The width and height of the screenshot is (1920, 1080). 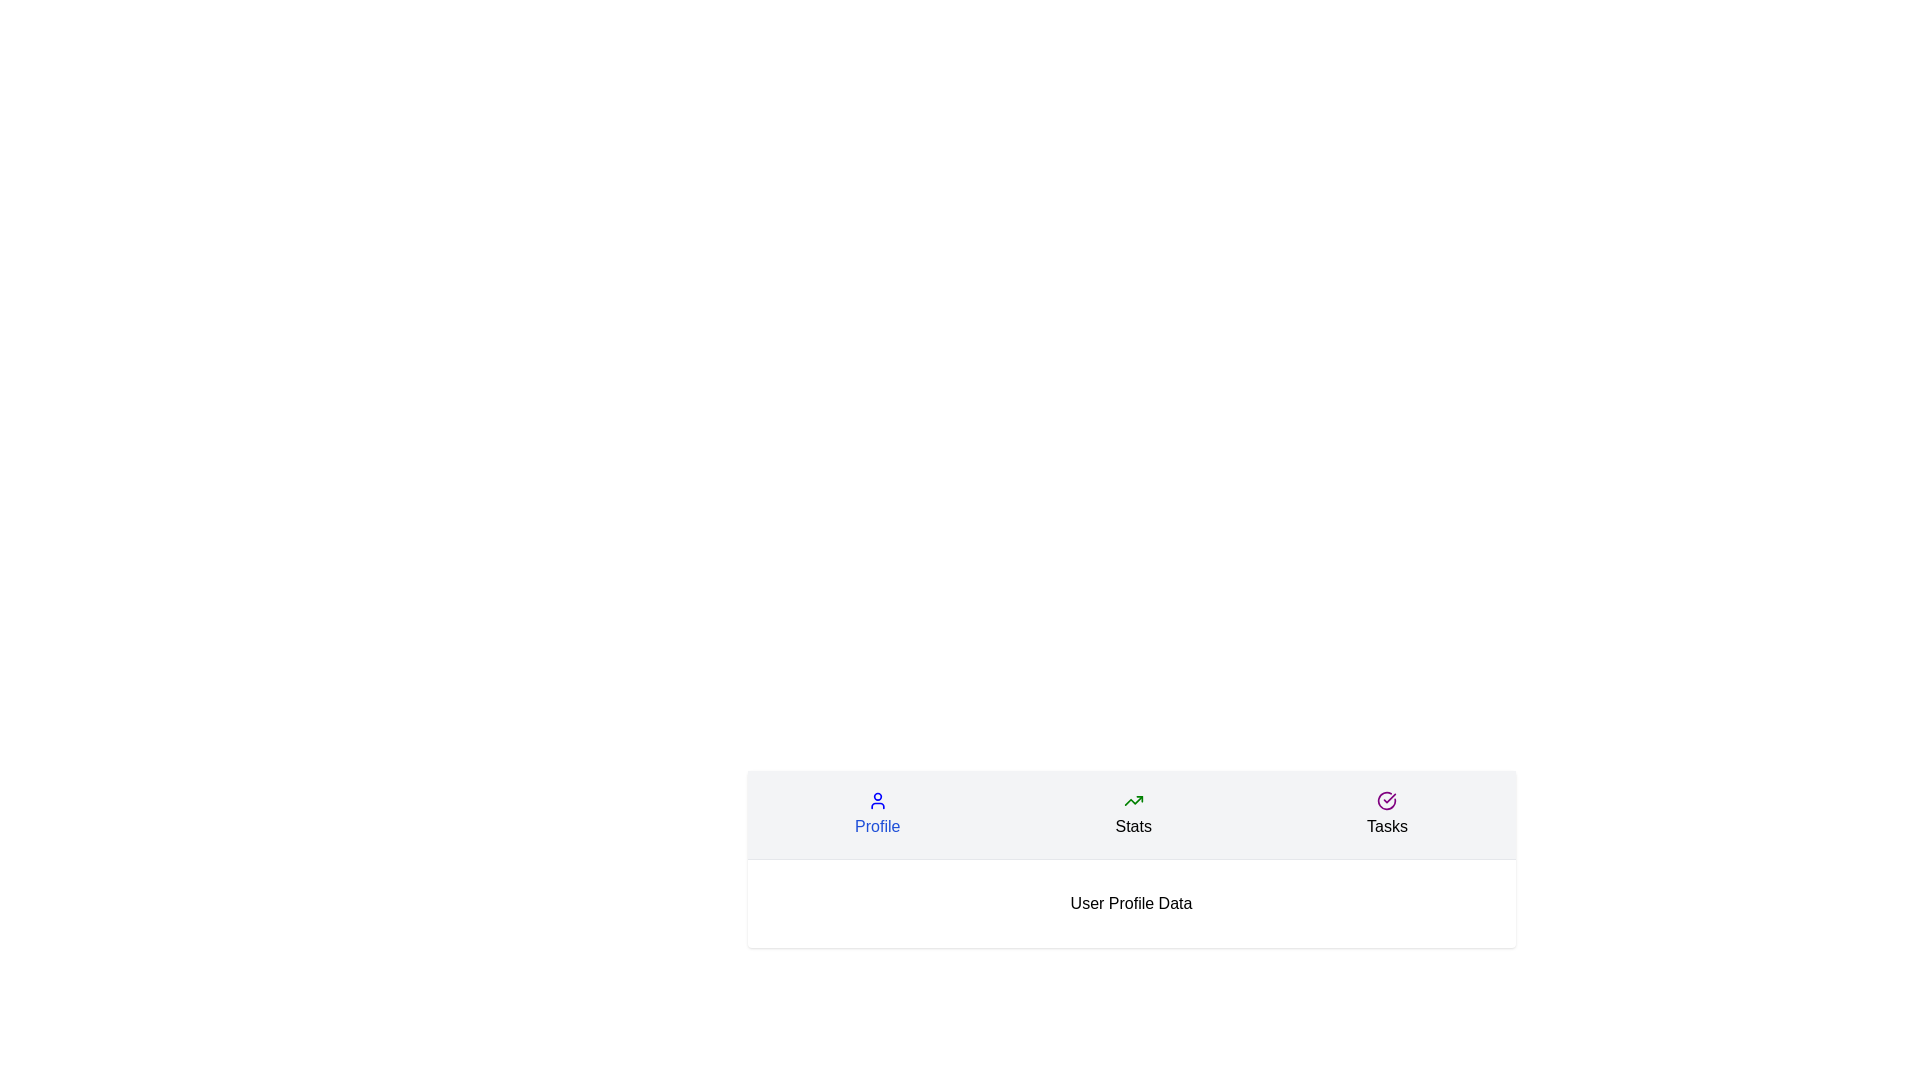 I want to click on the Tasks tab by clicking on its respective button, so click(x=1386, y=814).